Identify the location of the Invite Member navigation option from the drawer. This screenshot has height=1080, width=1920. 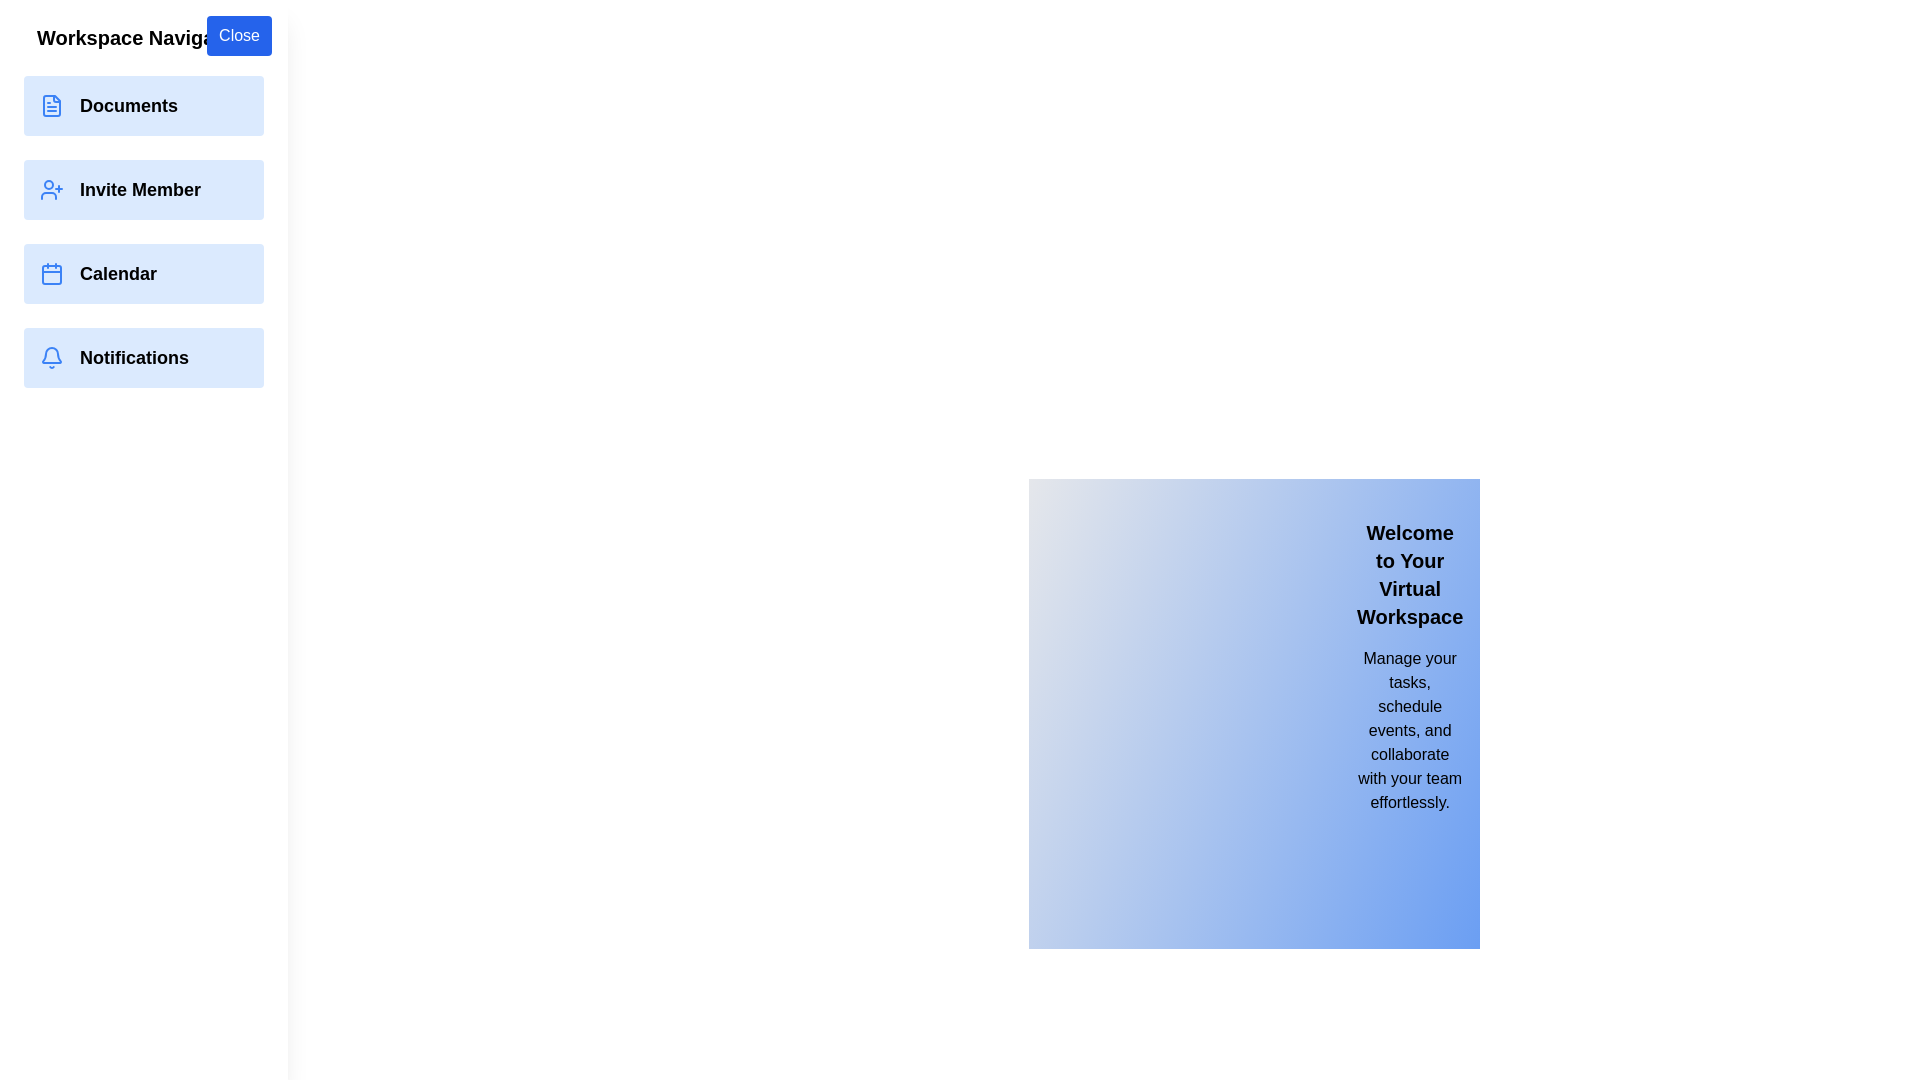
(143, 189).